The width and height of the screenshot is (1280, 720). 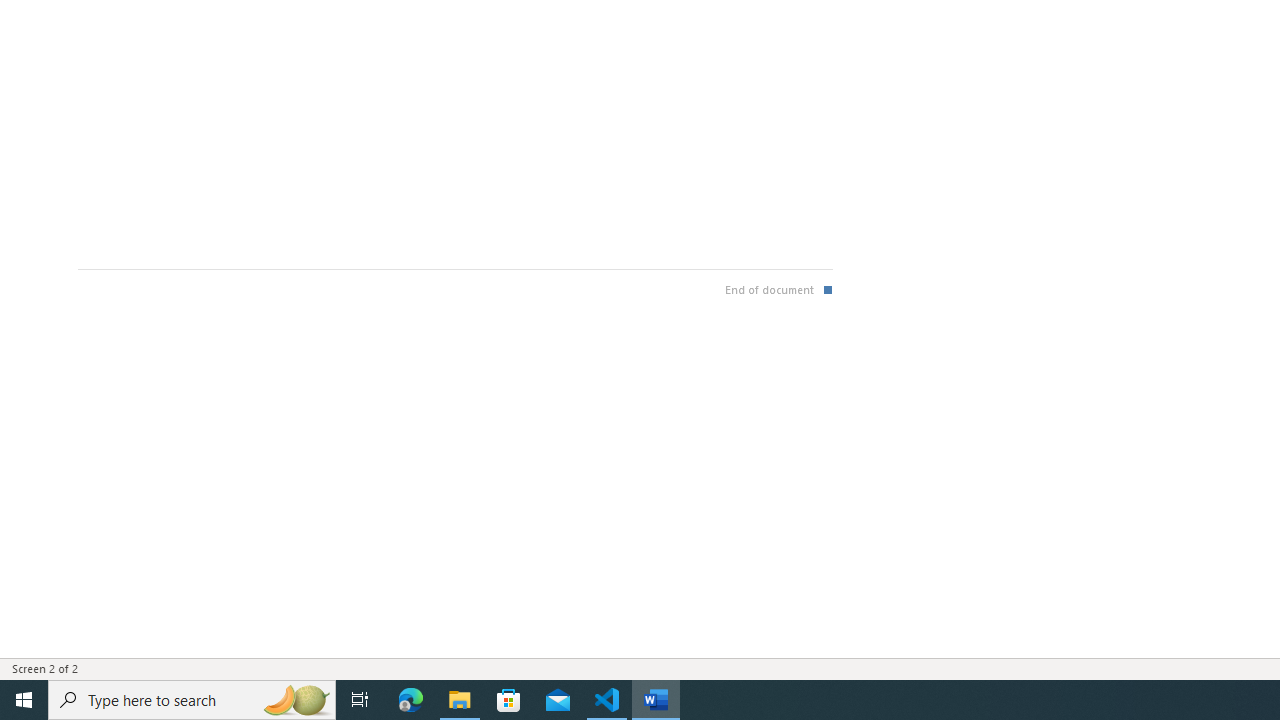 I want to click on 'Page Number Screen 2 of 2 ', so click(x=52, y=669).